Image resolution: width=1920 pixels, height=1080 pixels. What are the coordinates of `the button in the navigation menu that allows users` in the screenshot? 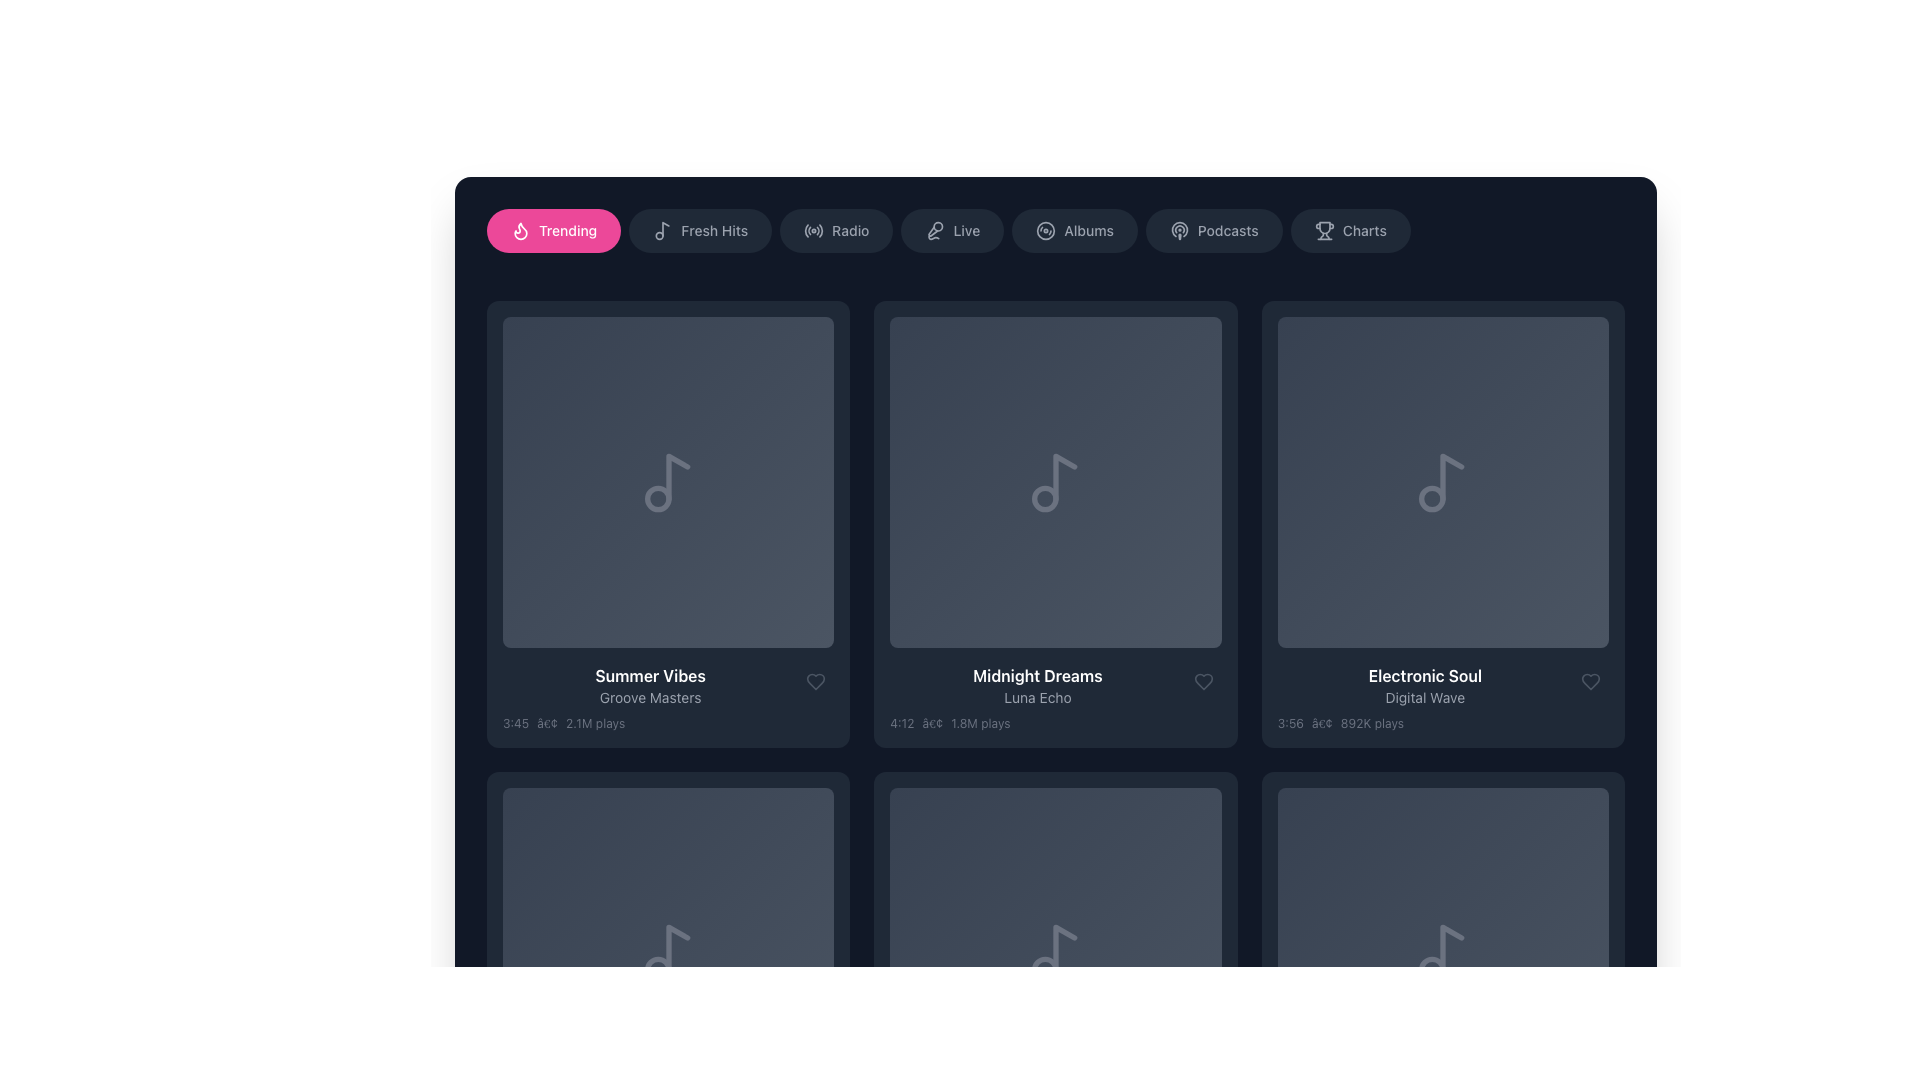 It's located at (1074, 230).